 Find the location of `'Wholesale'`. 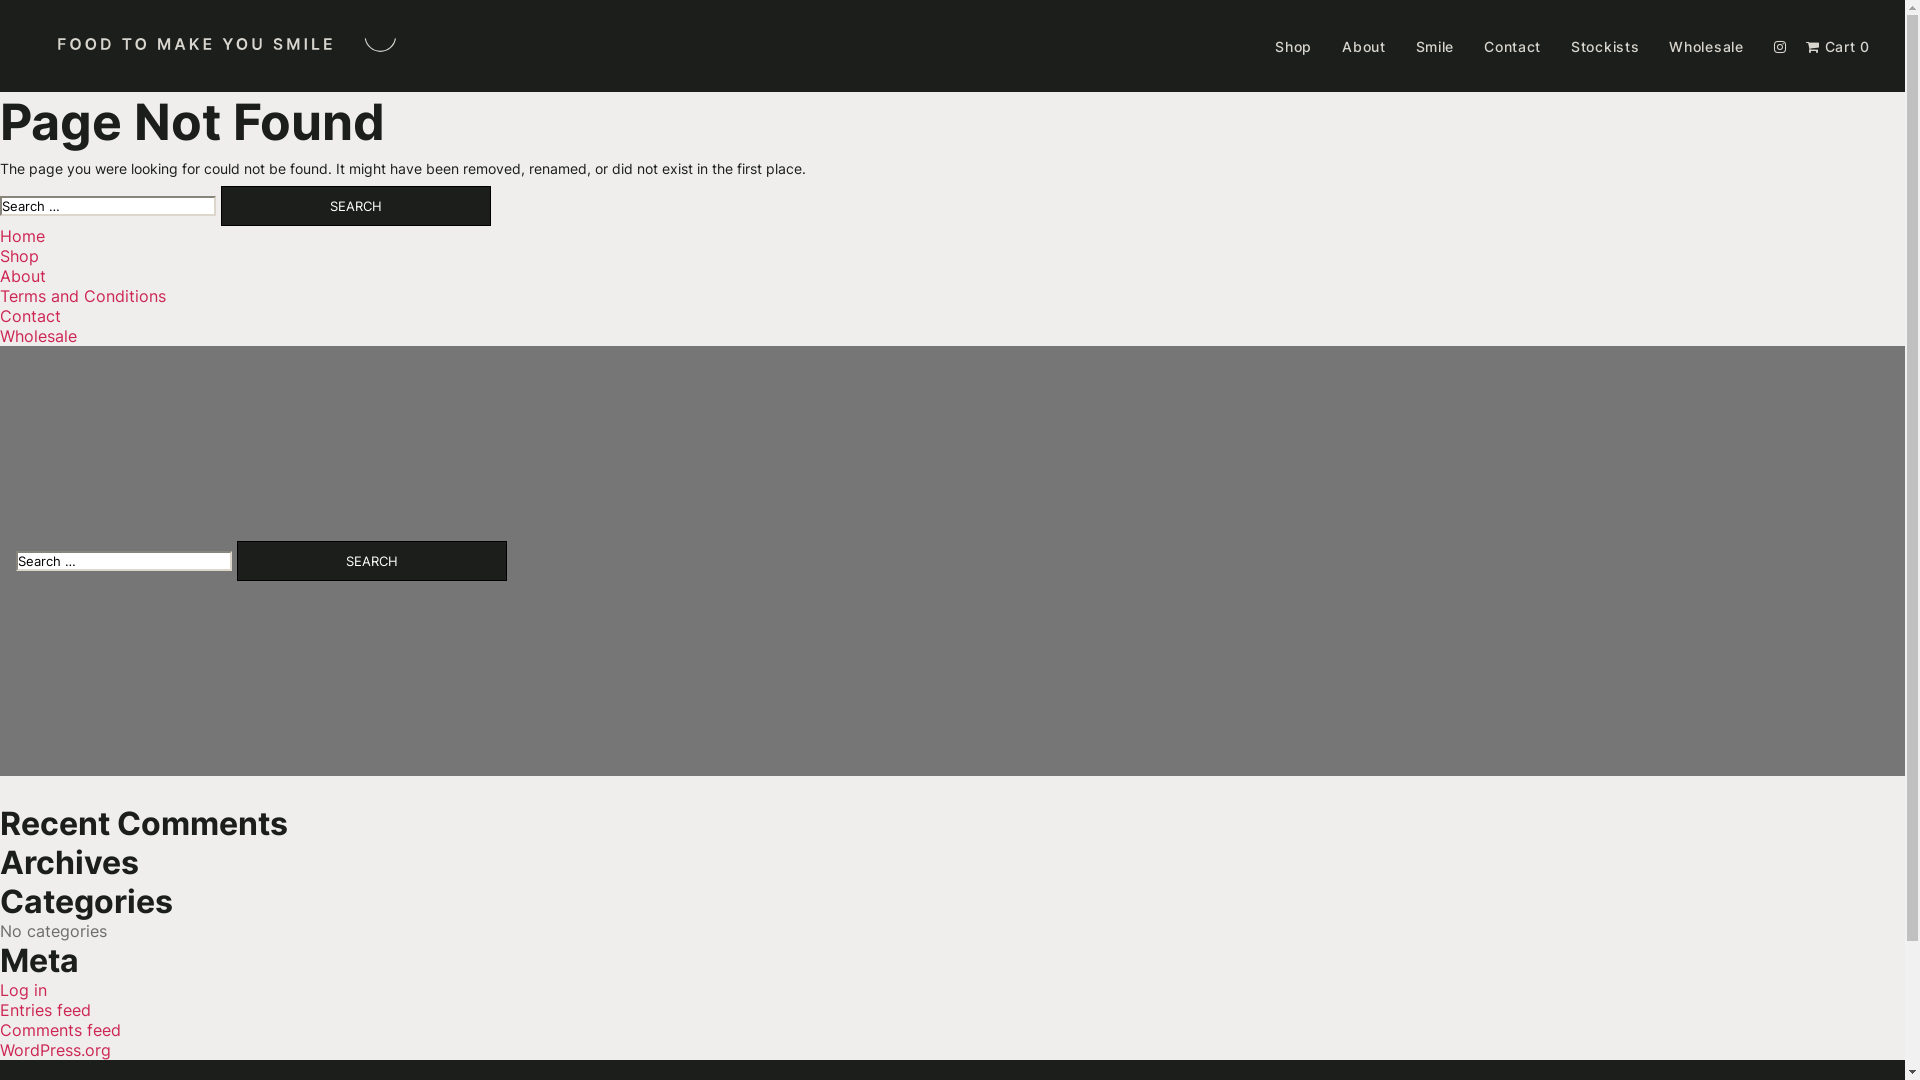

'Wholesale' is located at coordinates (38, 334).